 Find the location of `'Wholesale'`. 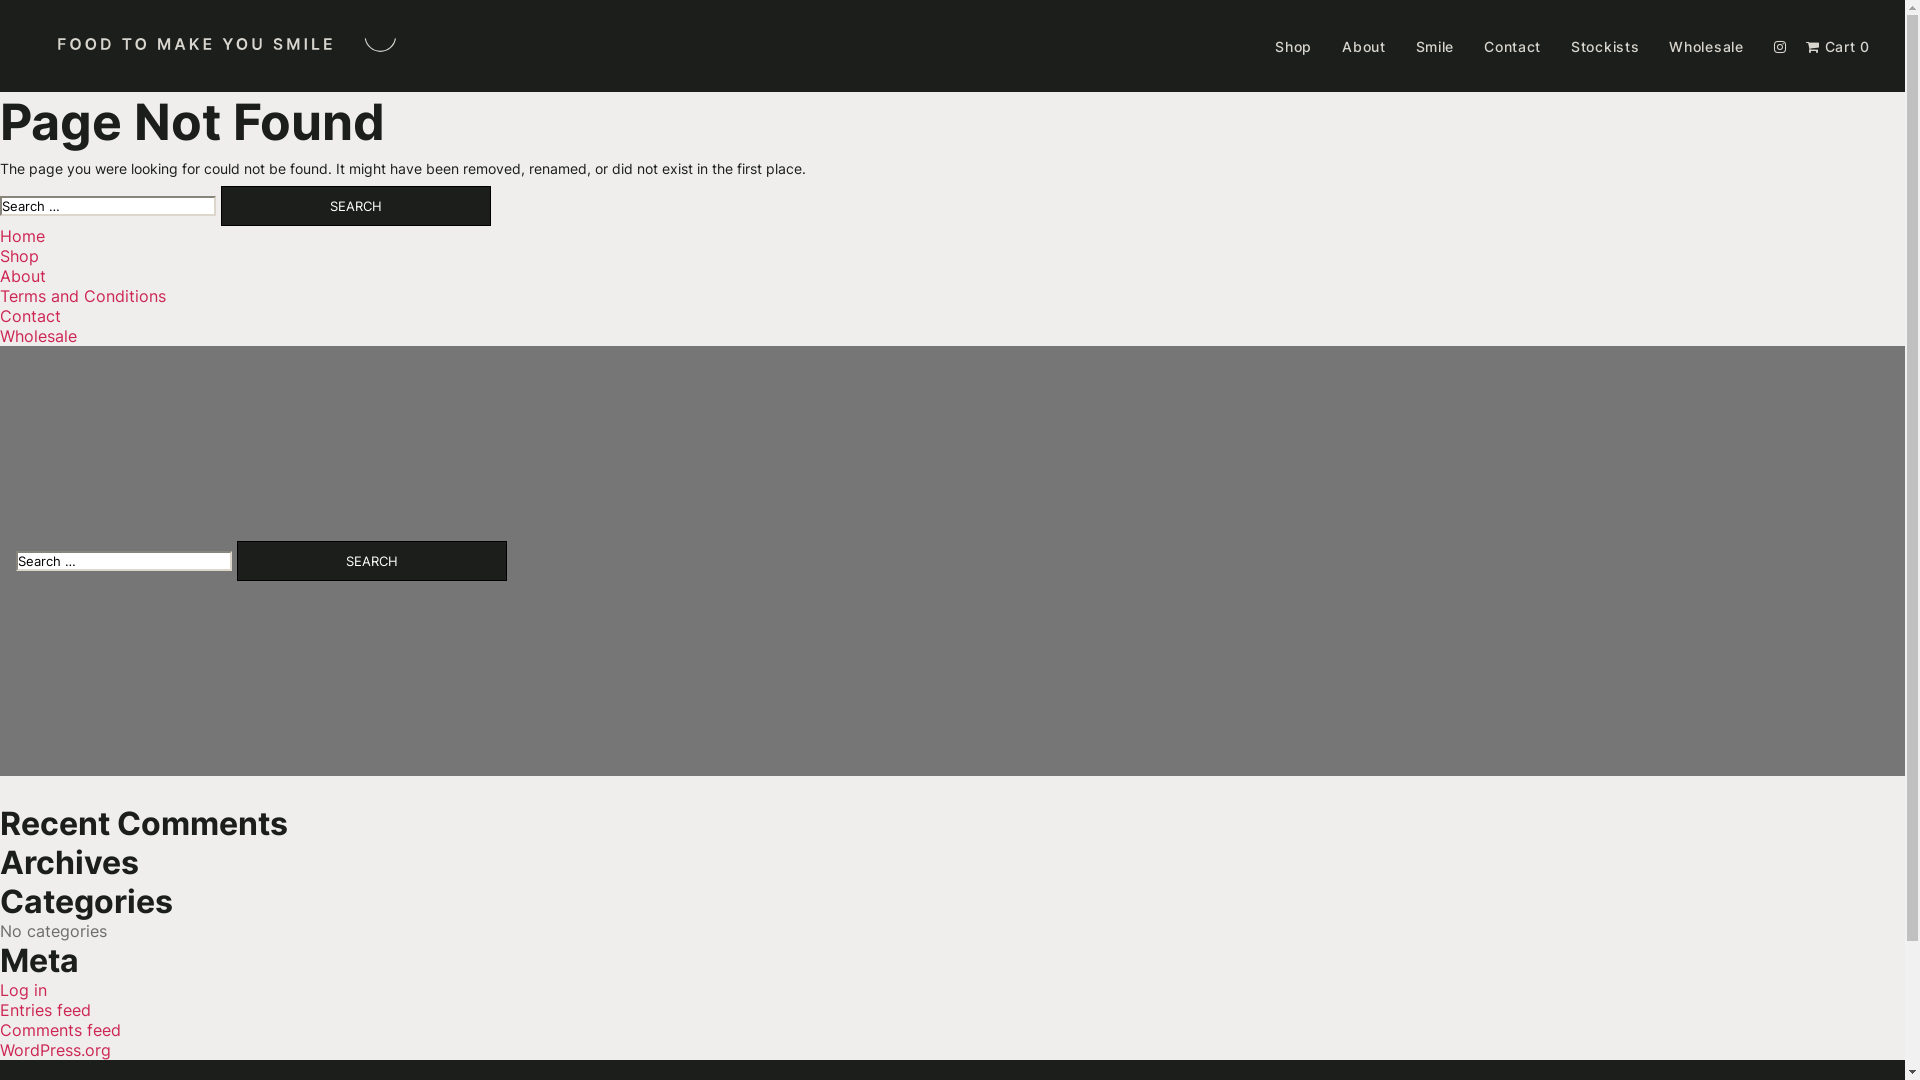

'Wholesale' is located at coordinates (38, 334).